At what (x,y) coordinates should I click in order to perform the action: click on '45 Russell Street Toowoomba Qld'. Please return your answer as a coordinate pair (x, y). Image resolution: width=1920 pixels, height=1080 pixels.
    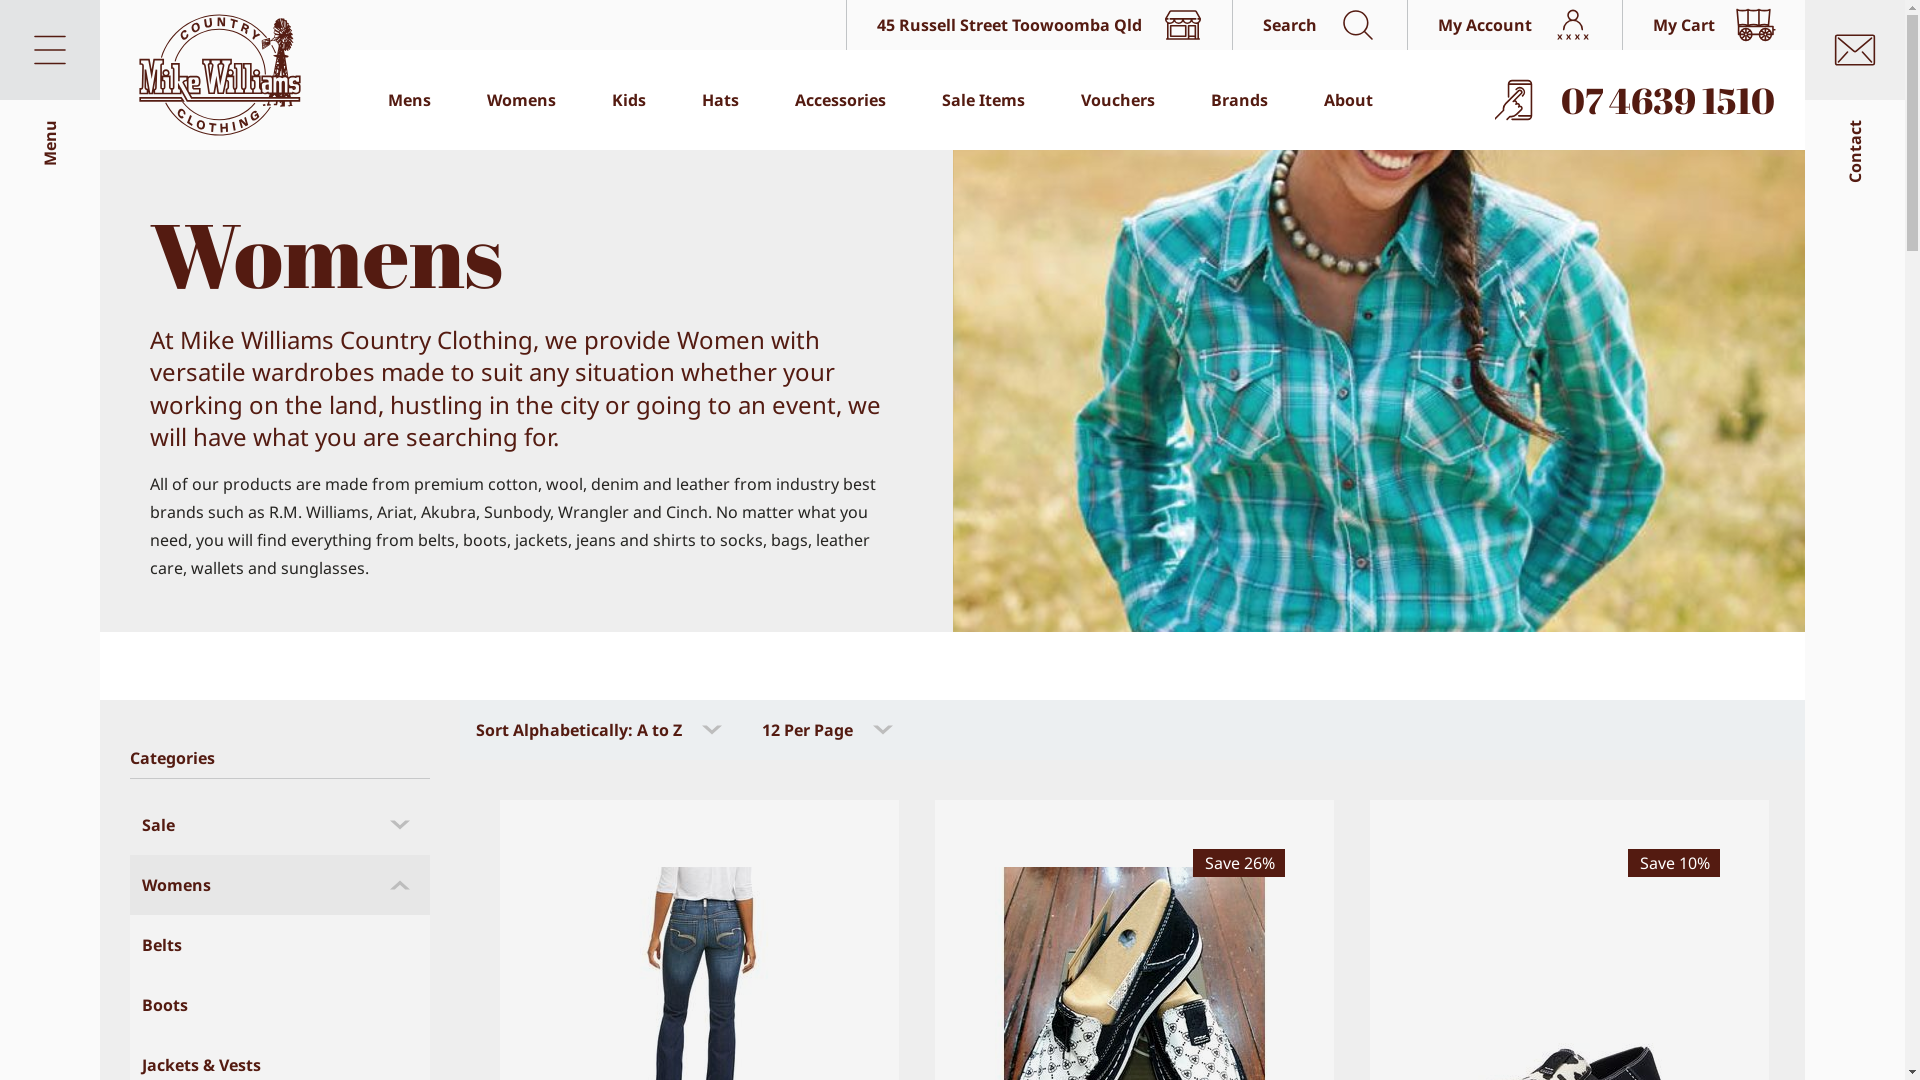
    Looking at the image, I should click on (1038, 24).